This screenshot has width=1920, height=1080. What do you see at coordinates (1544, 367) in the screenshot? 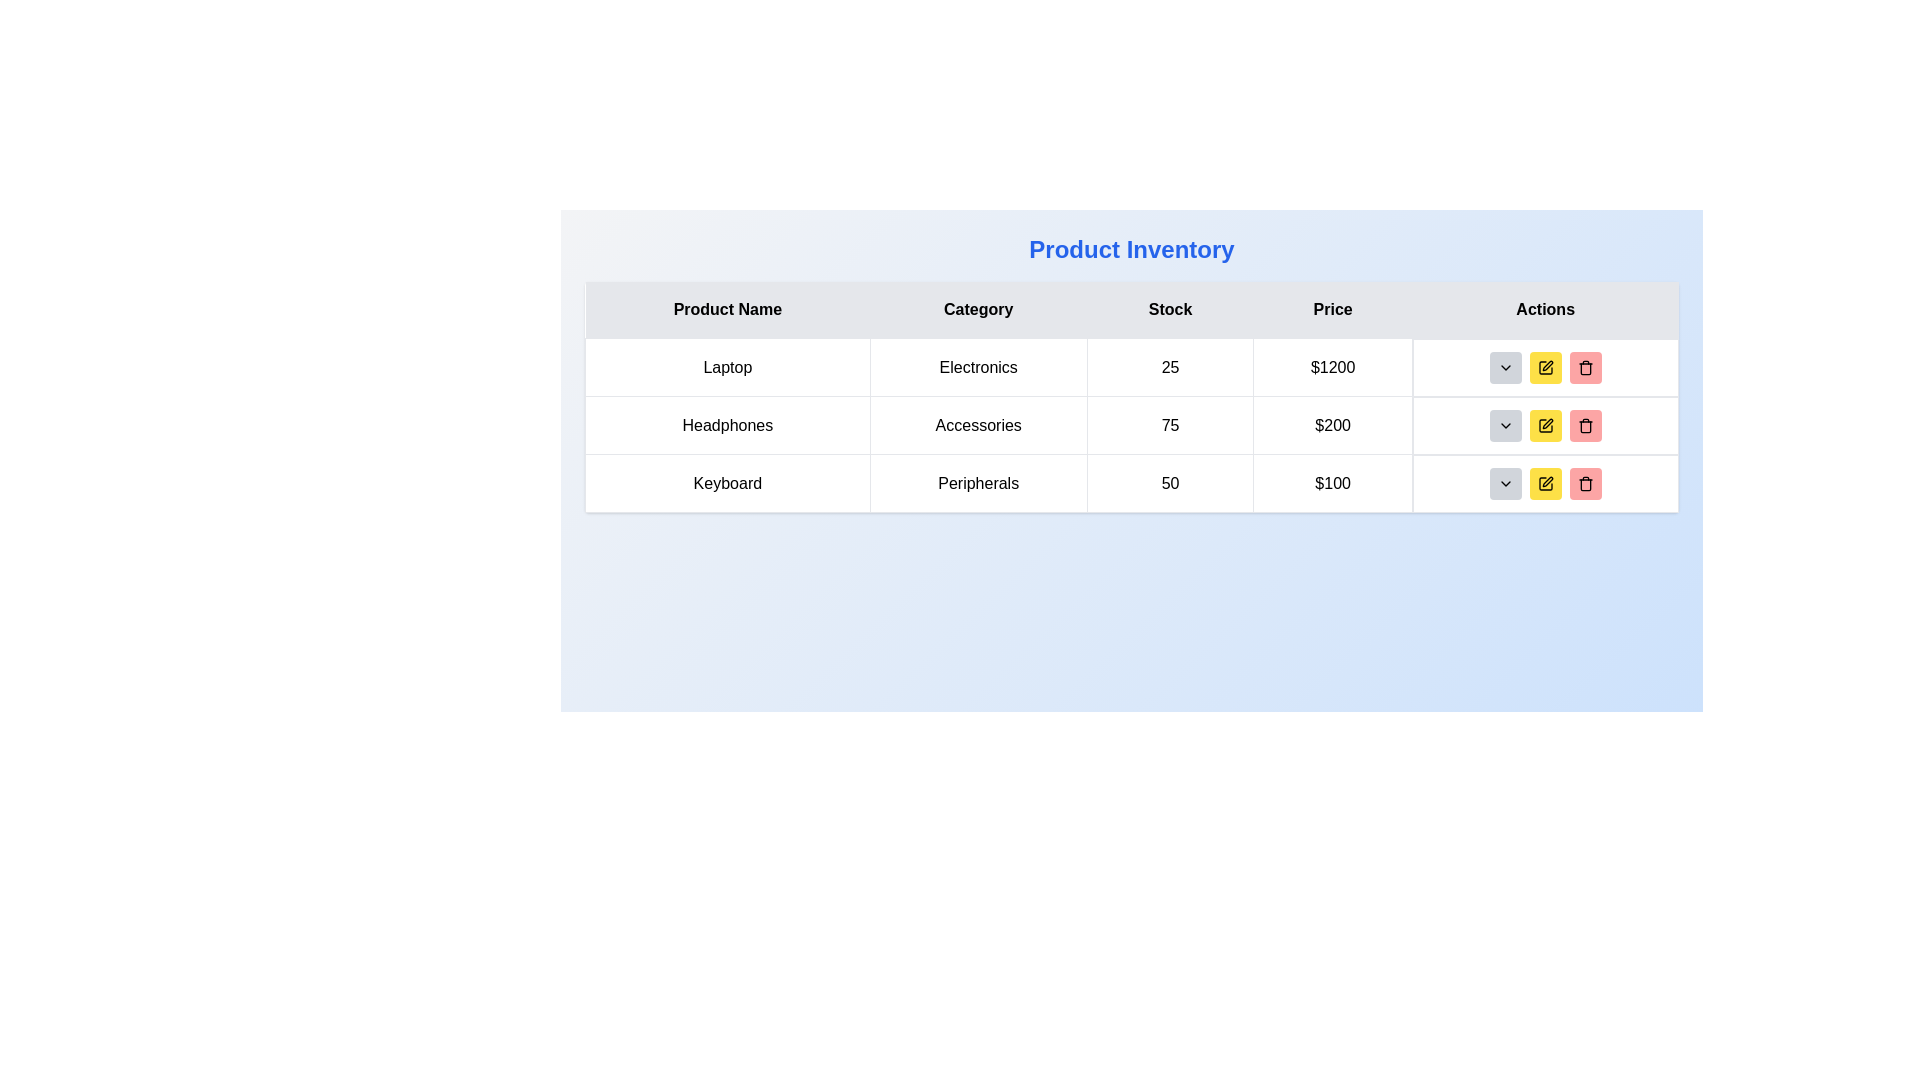
I see `the edit button located in the third row of the actions column in the product table` at bounding box center [1544, 367].